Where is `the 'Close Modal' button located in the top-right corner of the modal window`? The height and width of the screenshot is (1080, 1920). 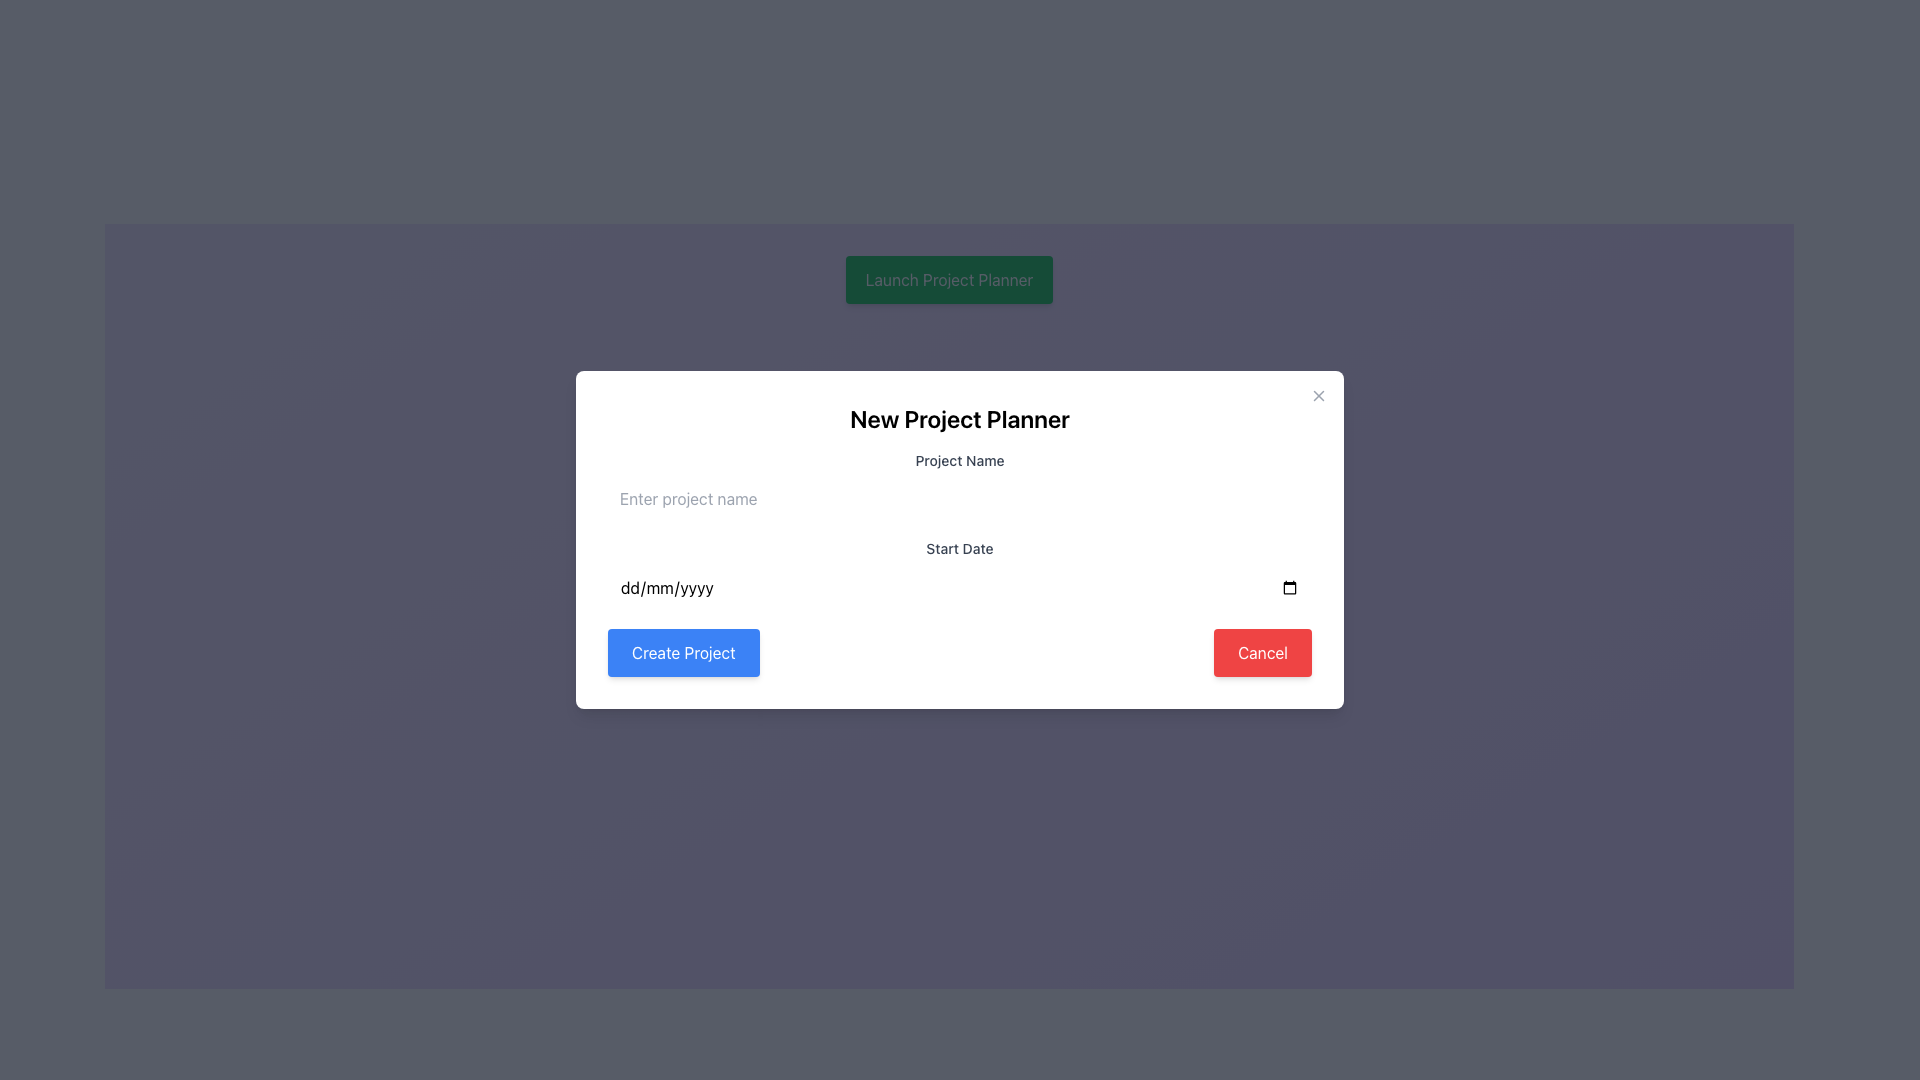 the 'Close Modal' button located in the top-right corner of the modal window is located at coordinates (1319, 396).